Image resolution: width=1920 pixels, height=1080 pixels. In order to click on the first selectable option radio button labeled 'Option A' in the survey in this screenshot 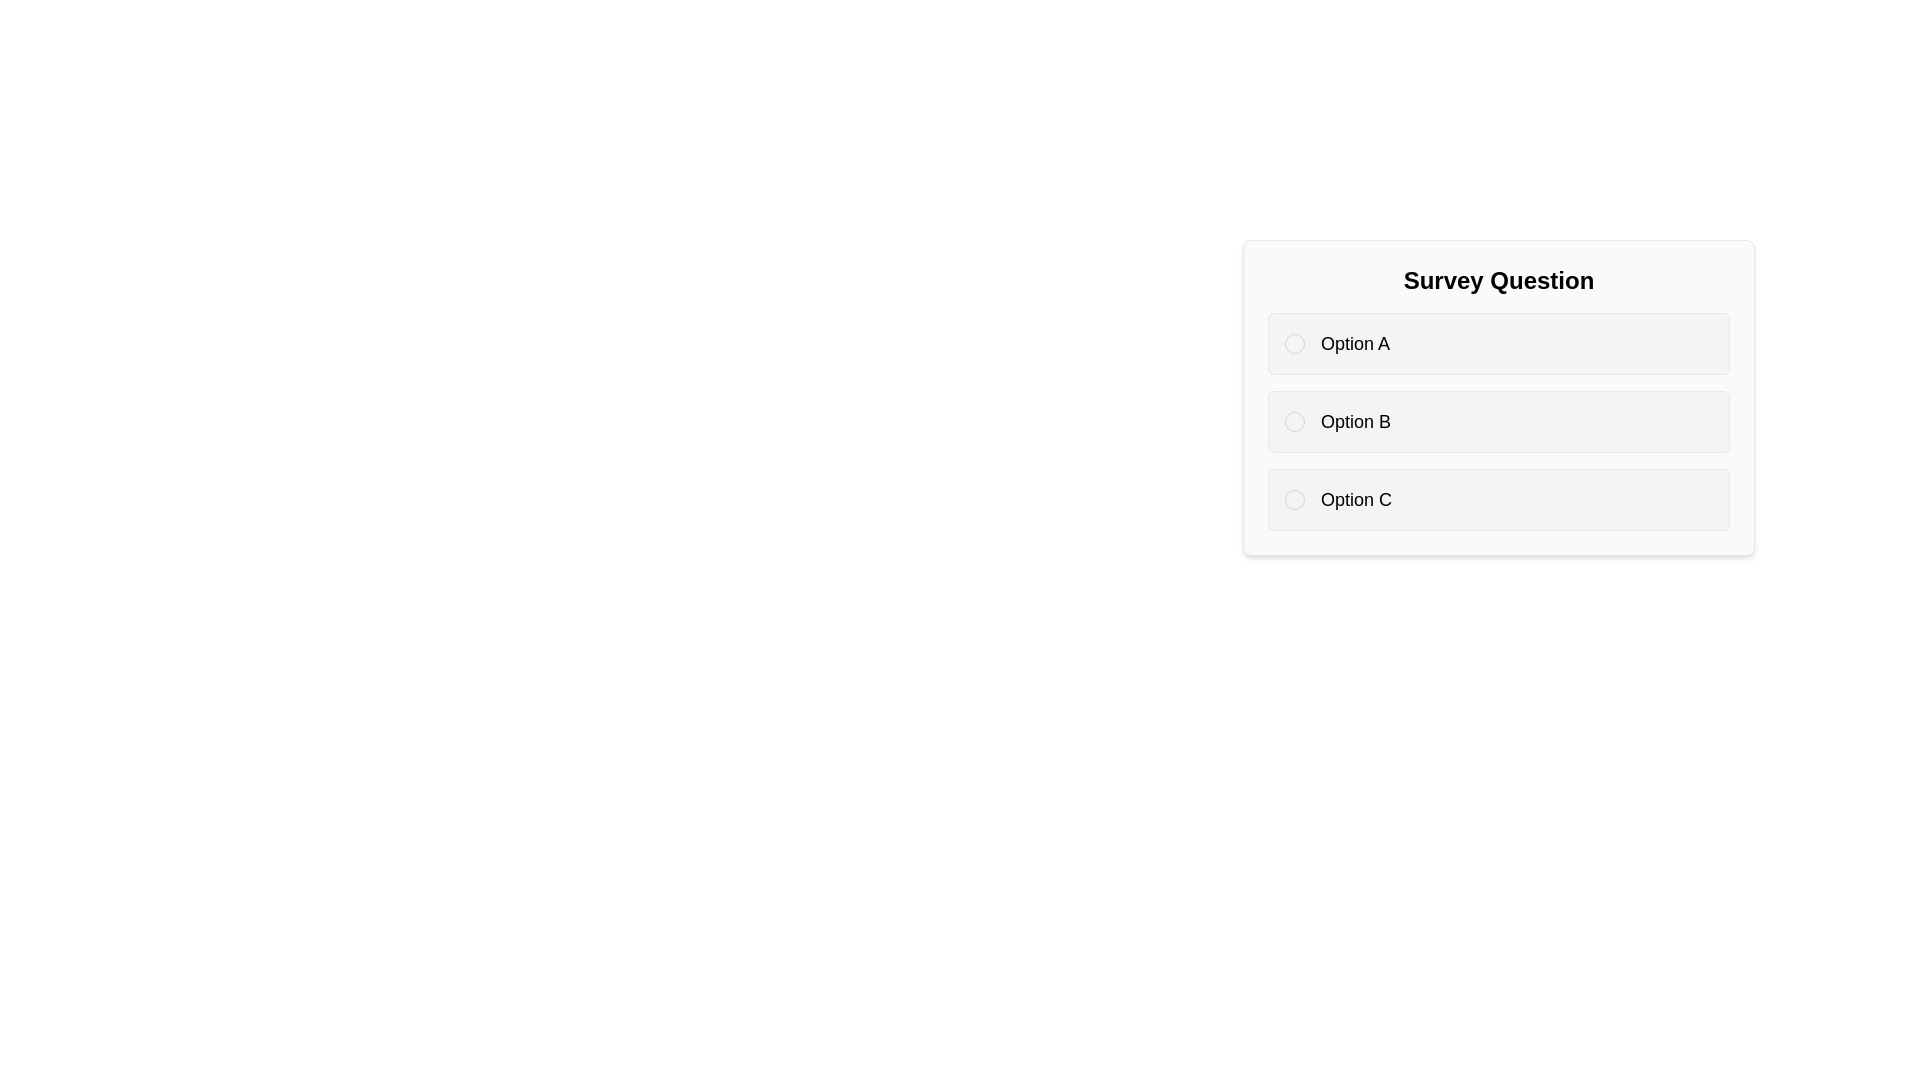, I will do `click(1498, 342)`.